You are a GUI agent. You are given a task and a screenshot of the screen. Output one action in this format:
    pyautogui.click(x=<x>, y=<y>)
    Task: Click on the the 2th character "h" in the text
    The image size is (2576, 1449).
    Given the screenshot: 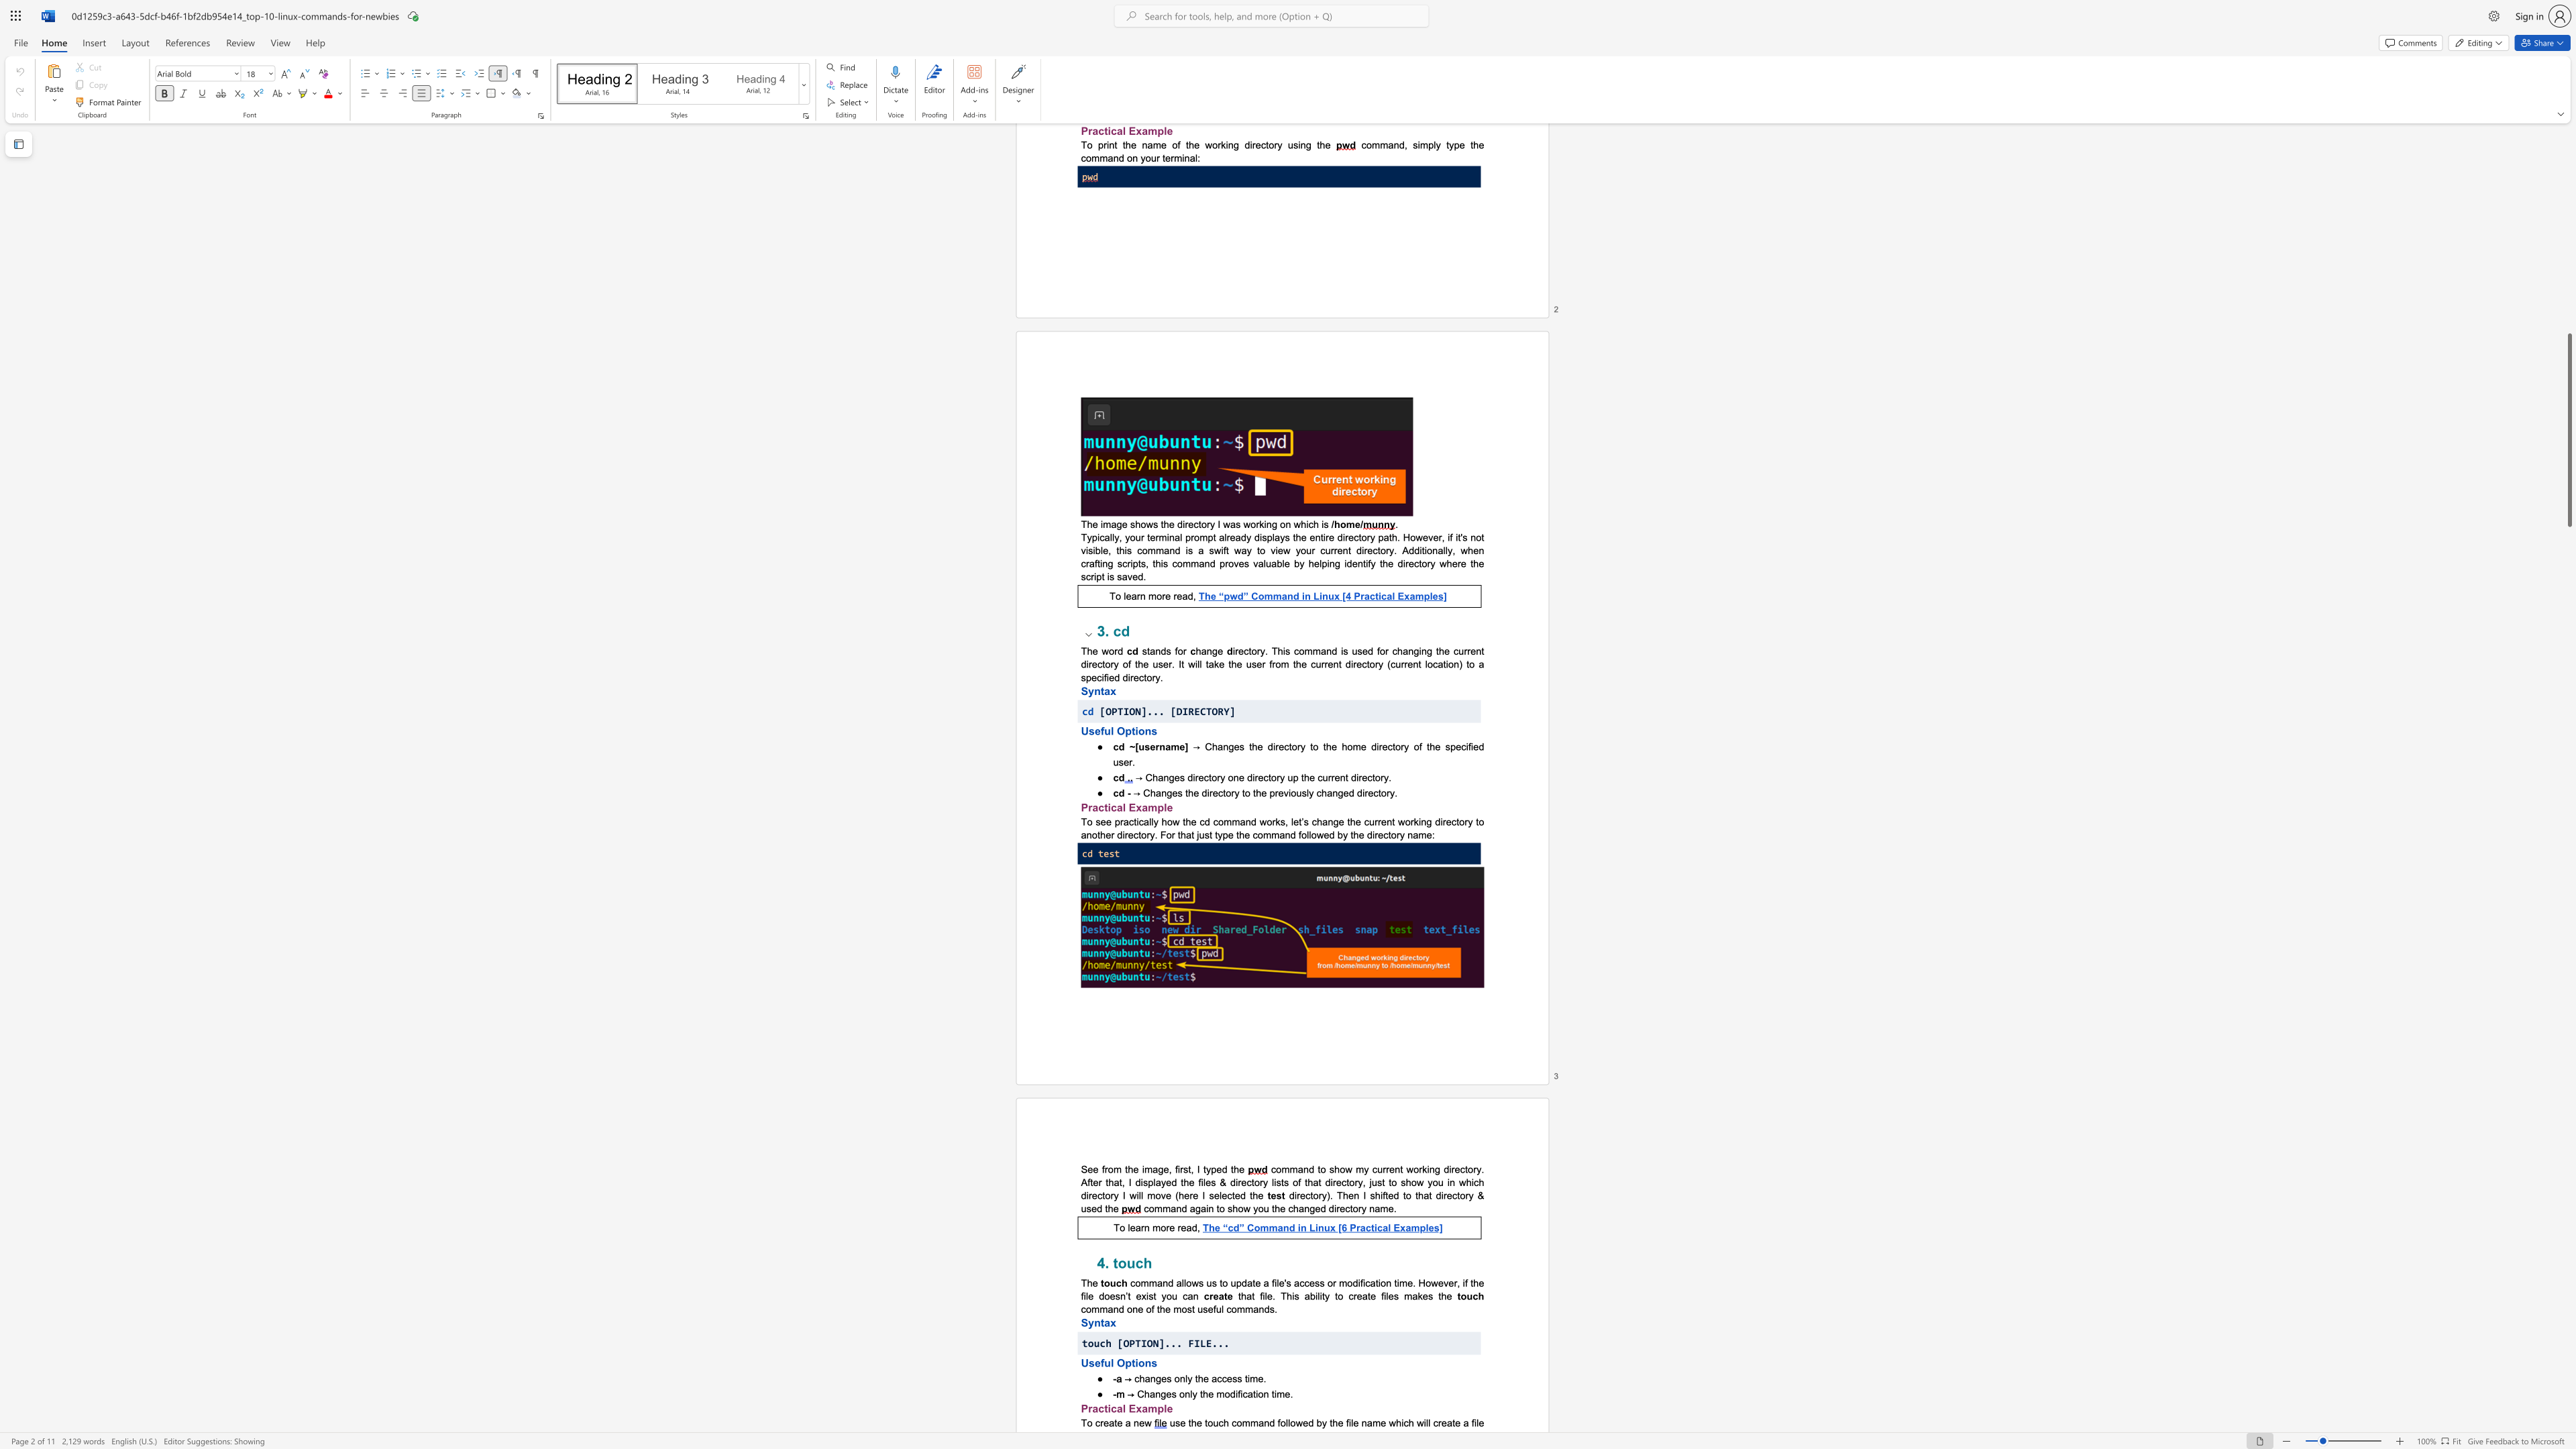 What is the action you would take?
    pyautogui.click(x=1276, y=1208)
    